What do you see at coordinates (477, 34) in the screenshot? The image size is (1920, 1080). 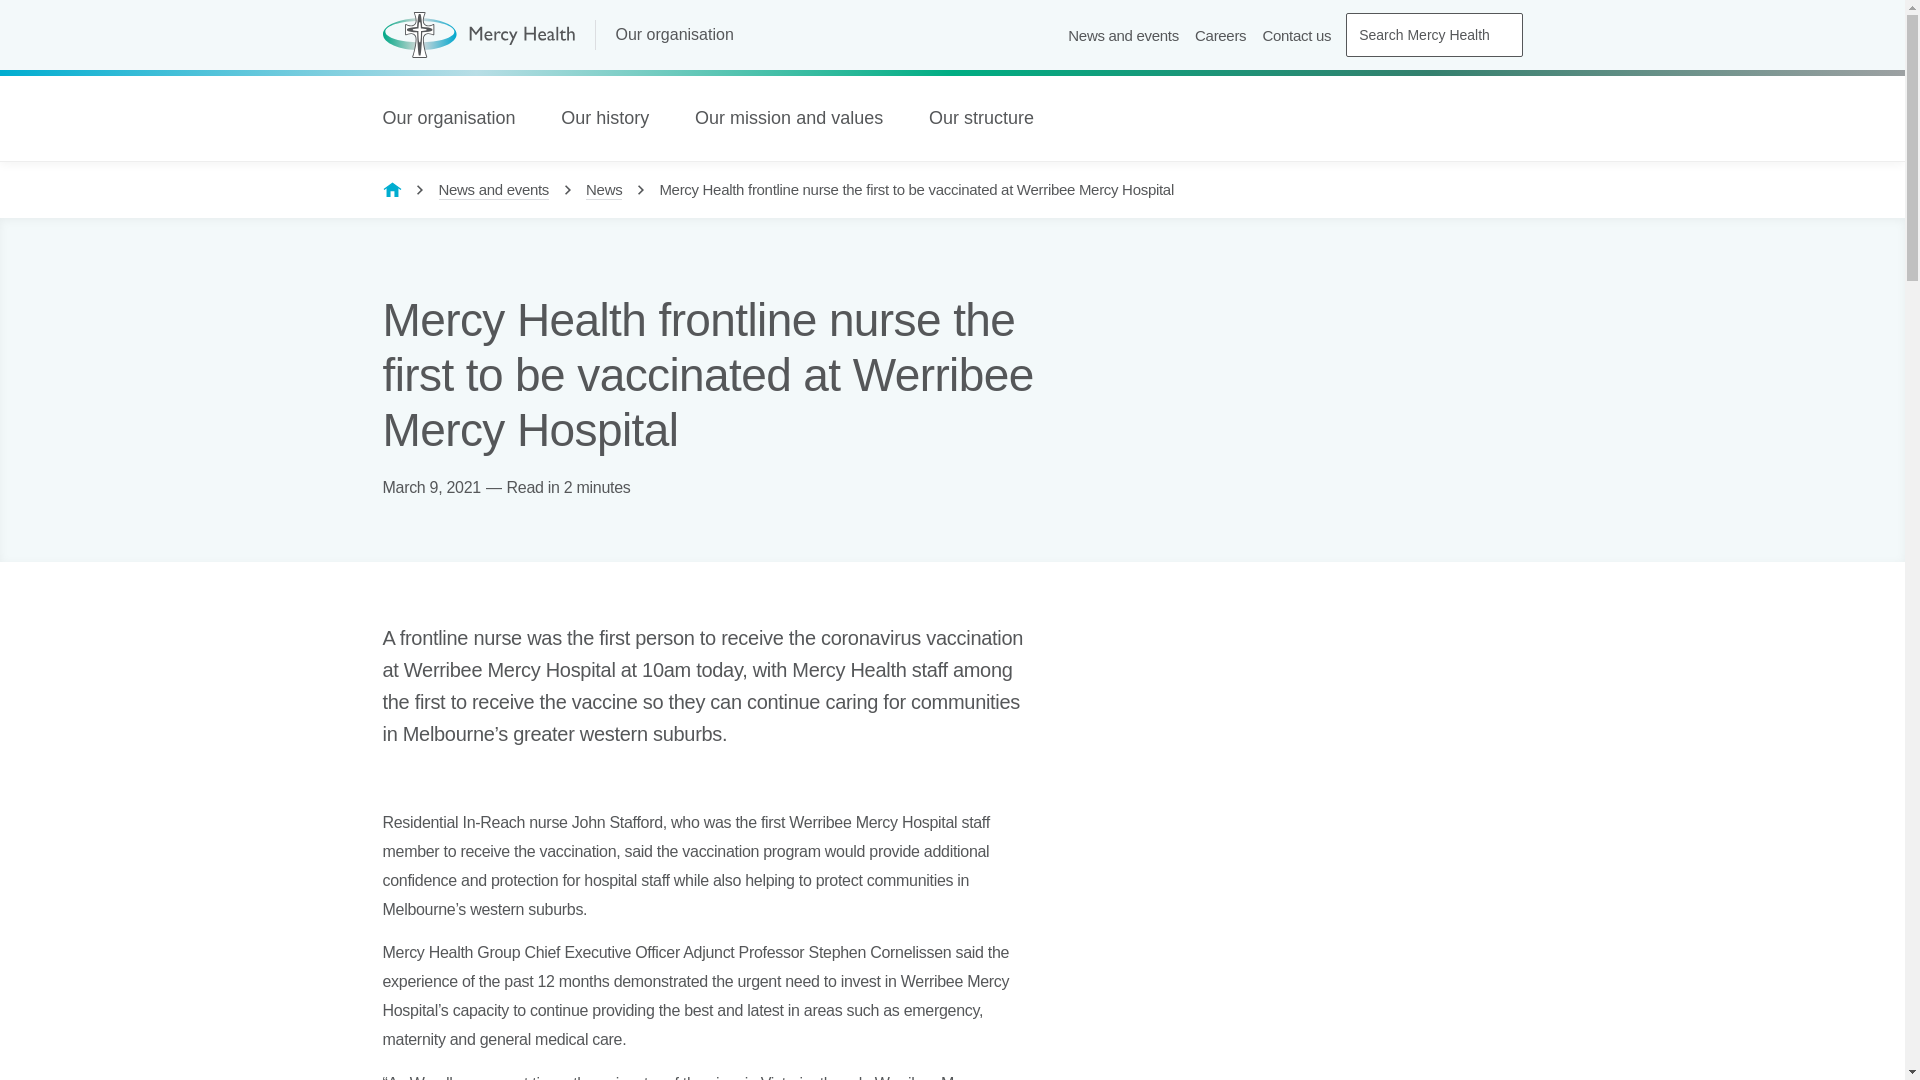 I see `'Mercy Health (home page)'` at bounding box center [477, 34].